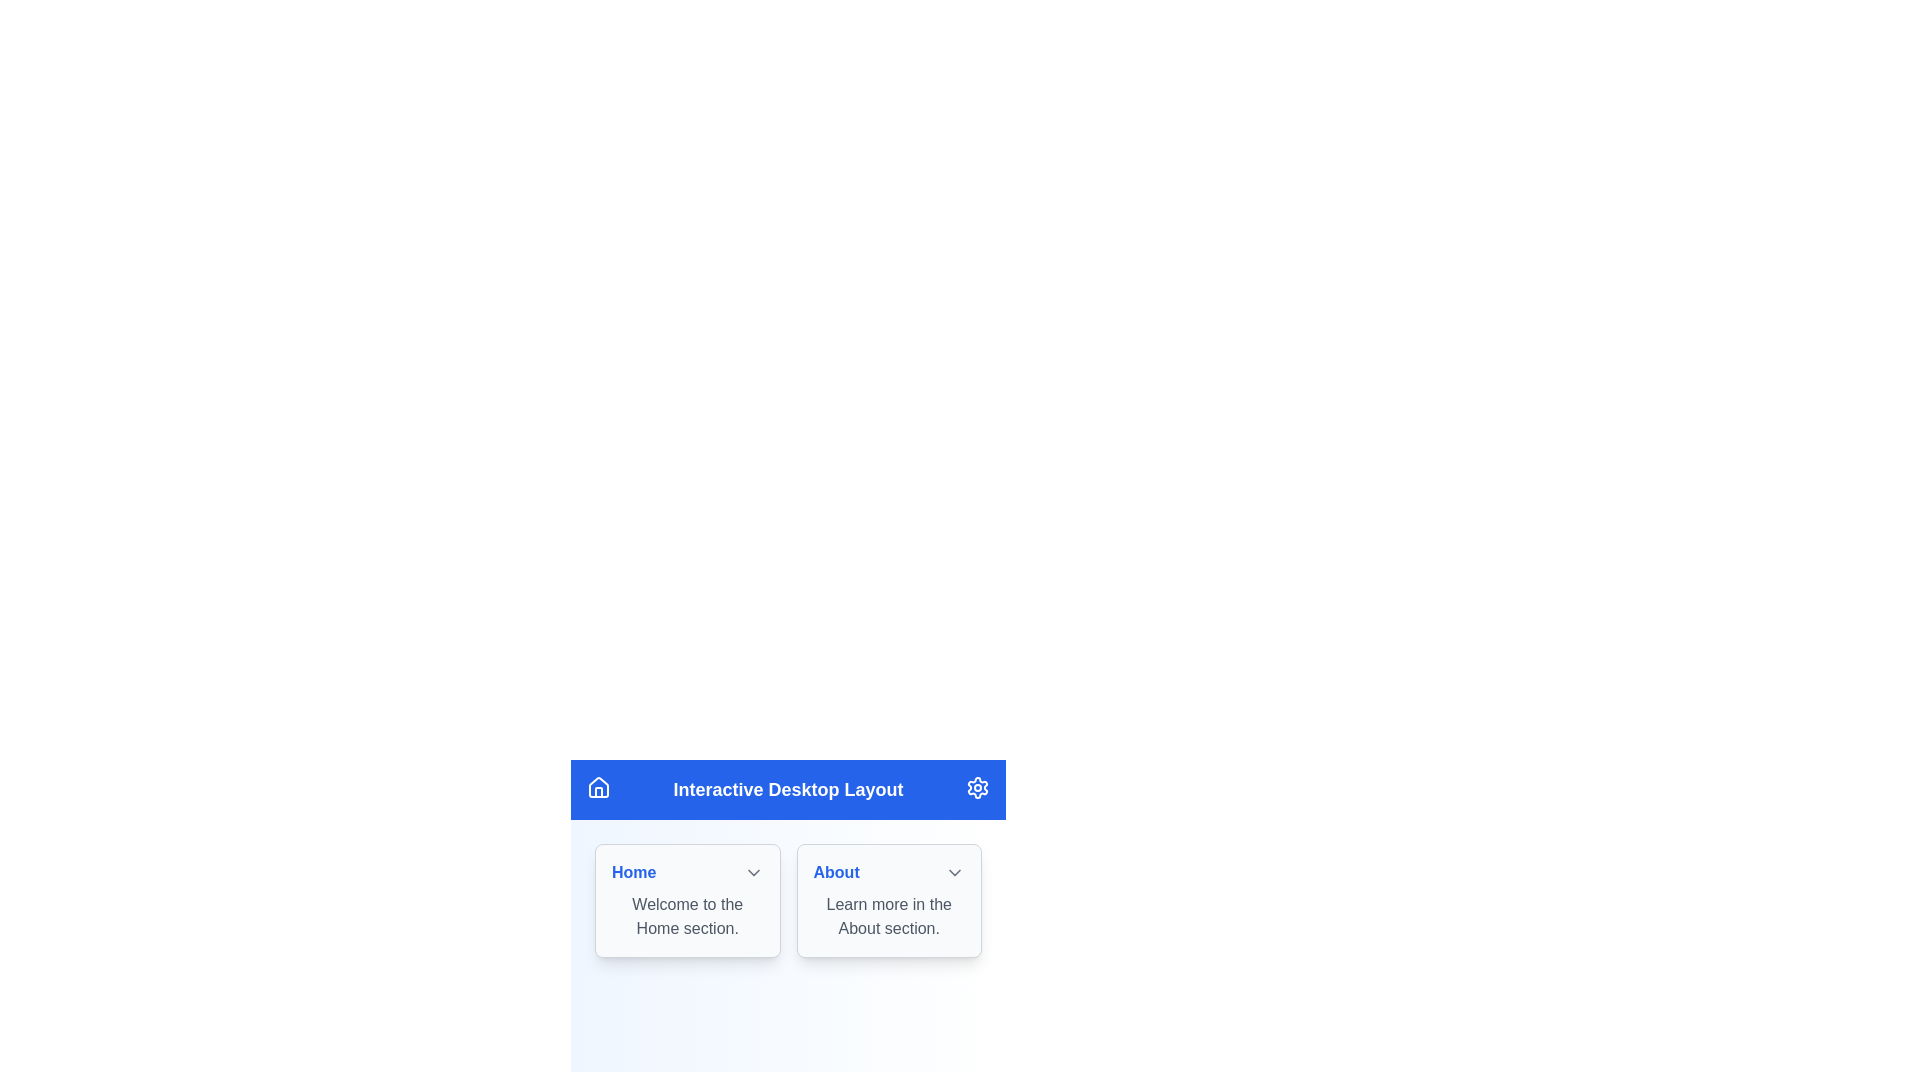  Describe the element at coordinates (598, 786) in the screenshot. I see `the home button icon located in the top-left corner of the blue horizontal bar` at that location.